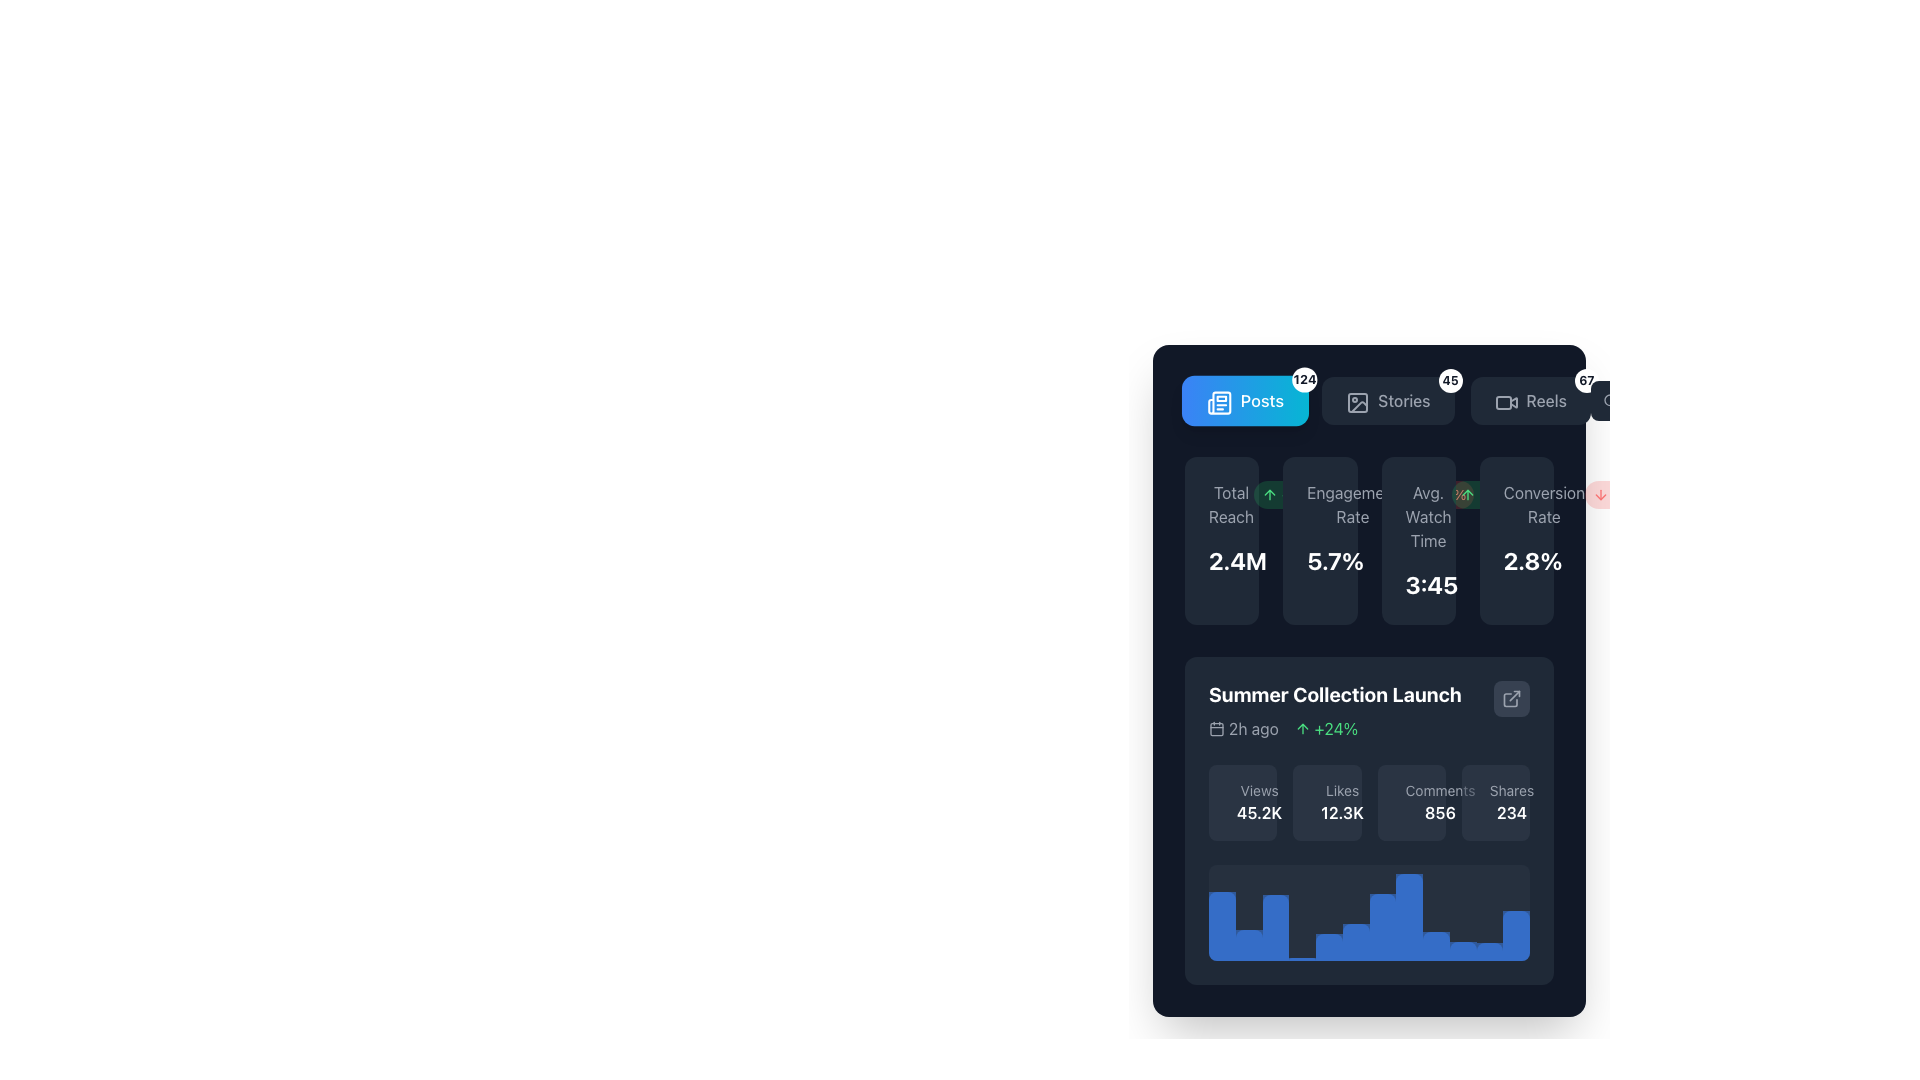  What do you see at coordinates (1216, 729) in the screenshot?
I see `the calendar icon that is positioned to the left of the text '2h ago', which serves as an indicator for date-related functionalities` at bounding box center [1216, 729].